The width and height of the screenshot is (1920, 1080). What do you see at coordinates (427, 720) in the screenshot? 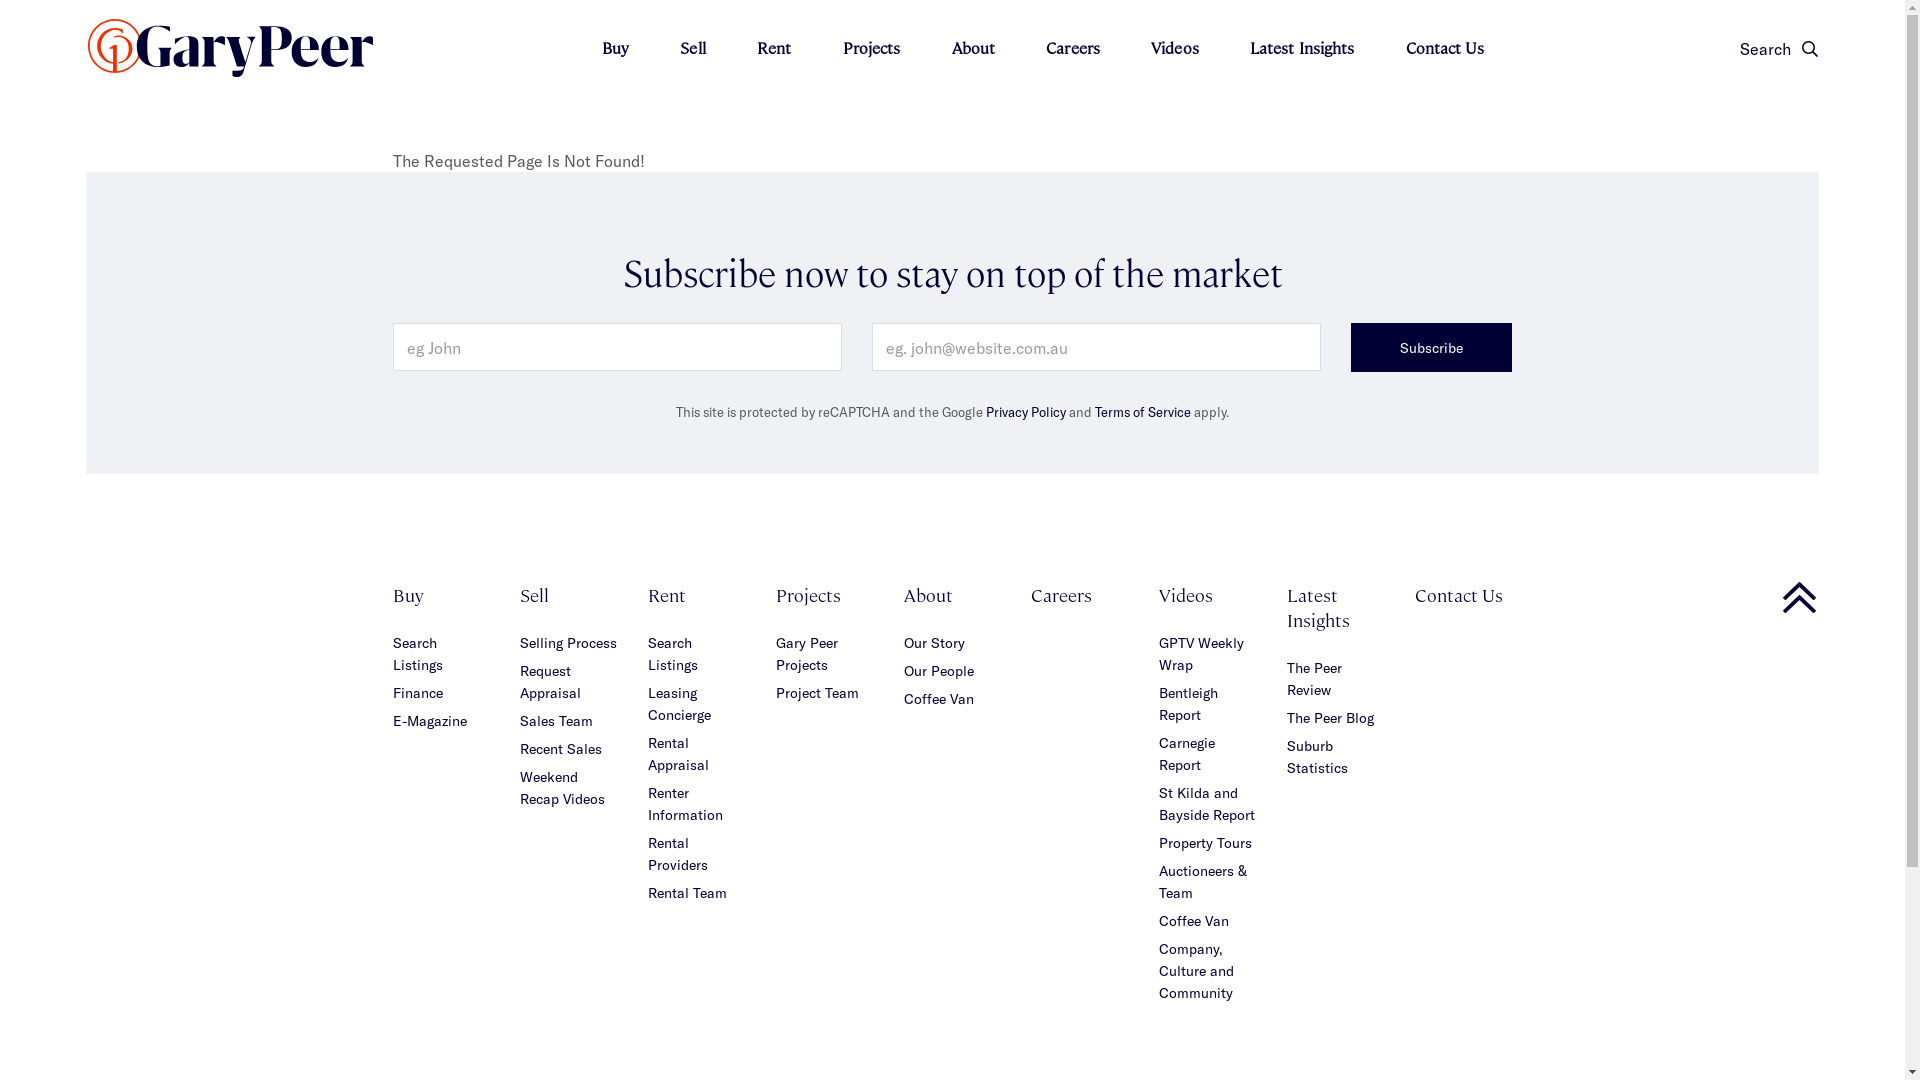
I see `'E-Magazine'` at bounding box center [427, 720].